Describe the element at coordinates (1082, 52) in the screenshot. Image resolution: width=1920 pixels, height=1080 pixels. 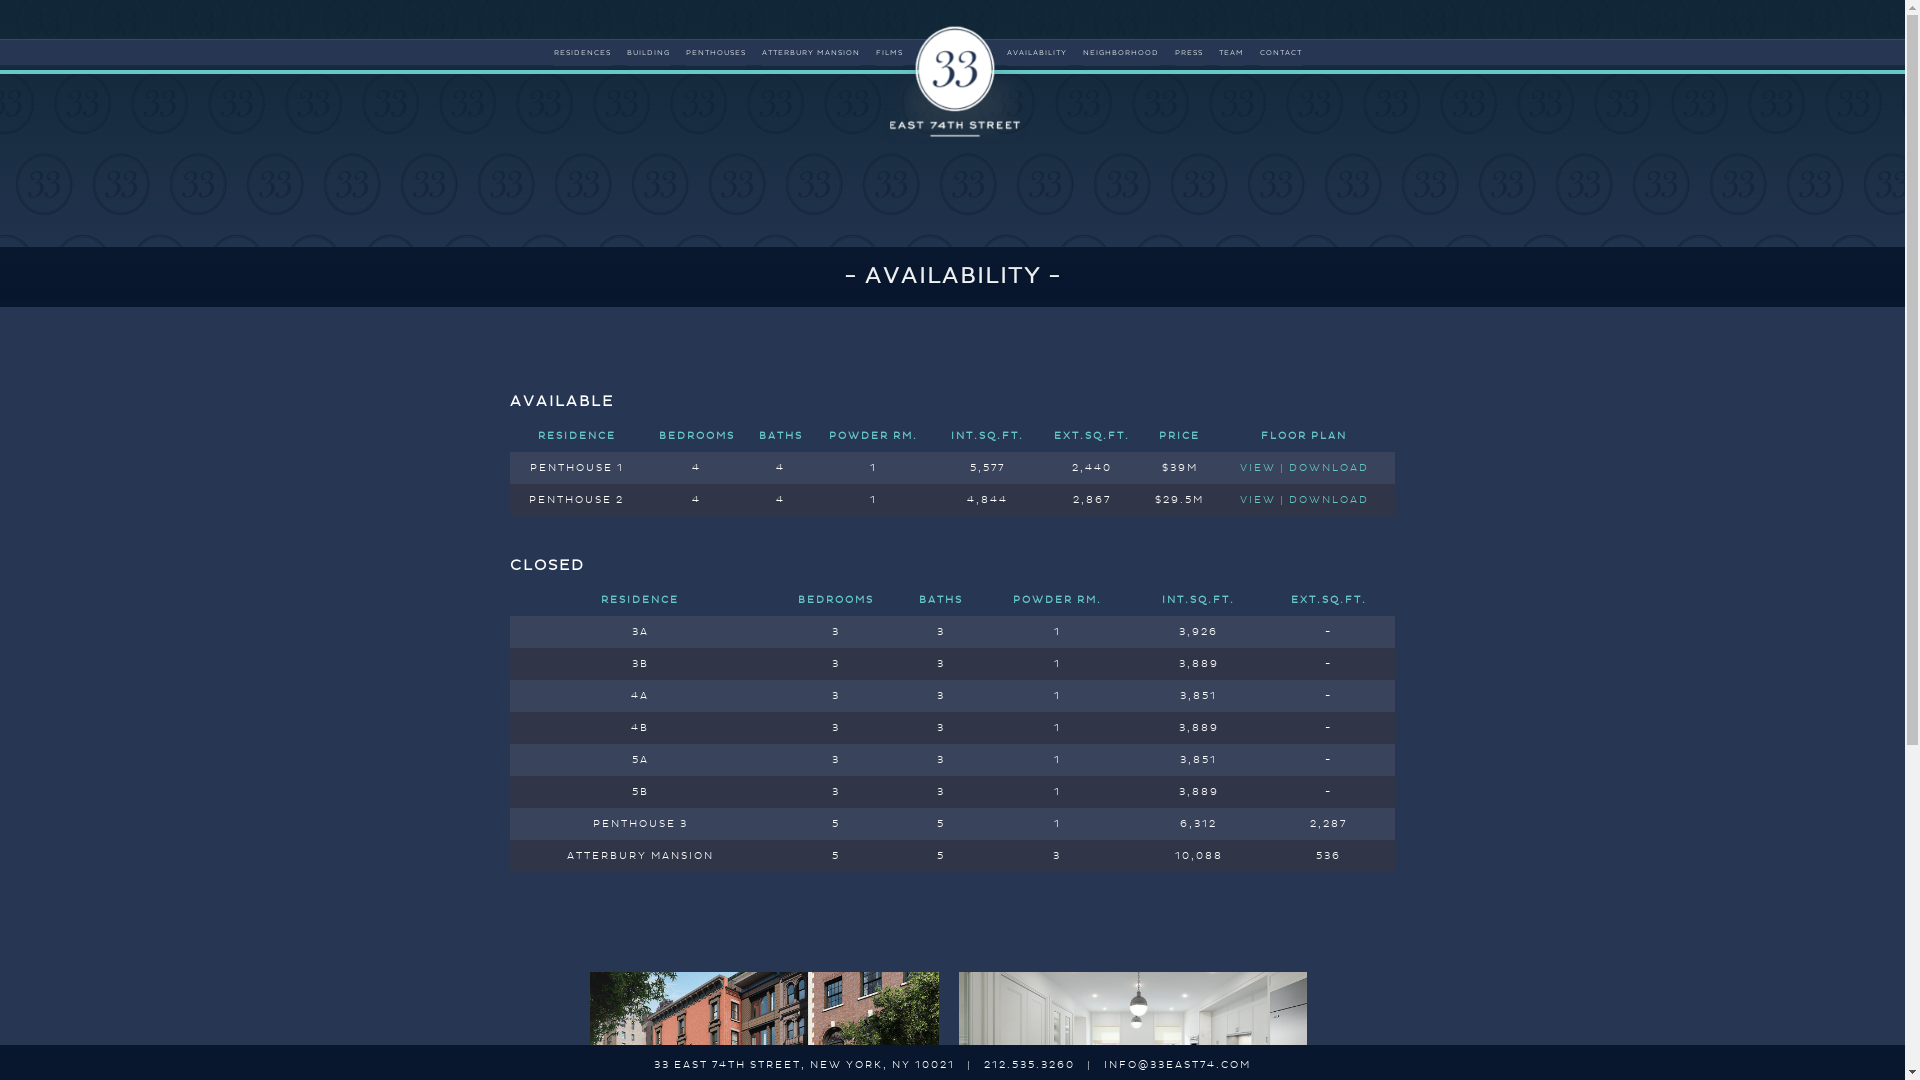
I see `'NEIGHBORHOOD'` at that location.